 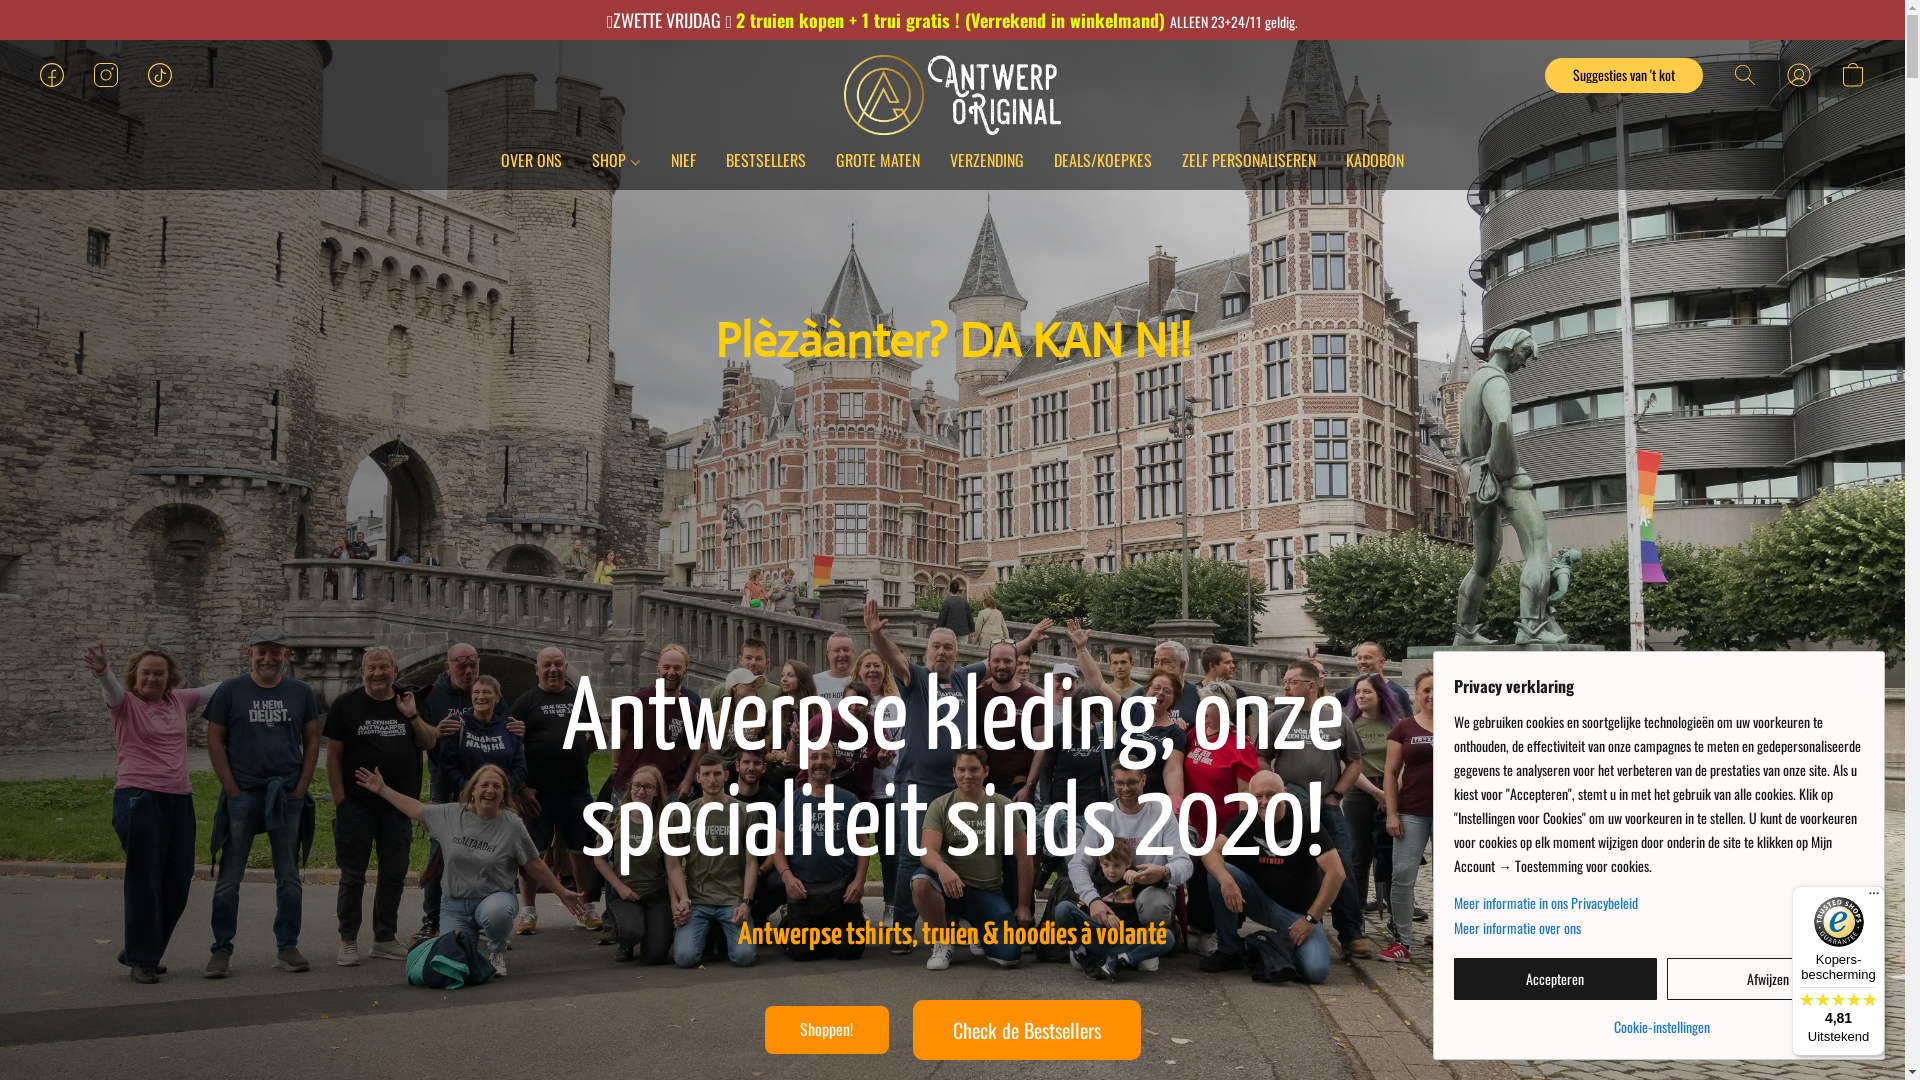 What do you see at coordinates (656, 158) in the screenshot?
I see `'NIEF'` at bounding box center [656, 158].